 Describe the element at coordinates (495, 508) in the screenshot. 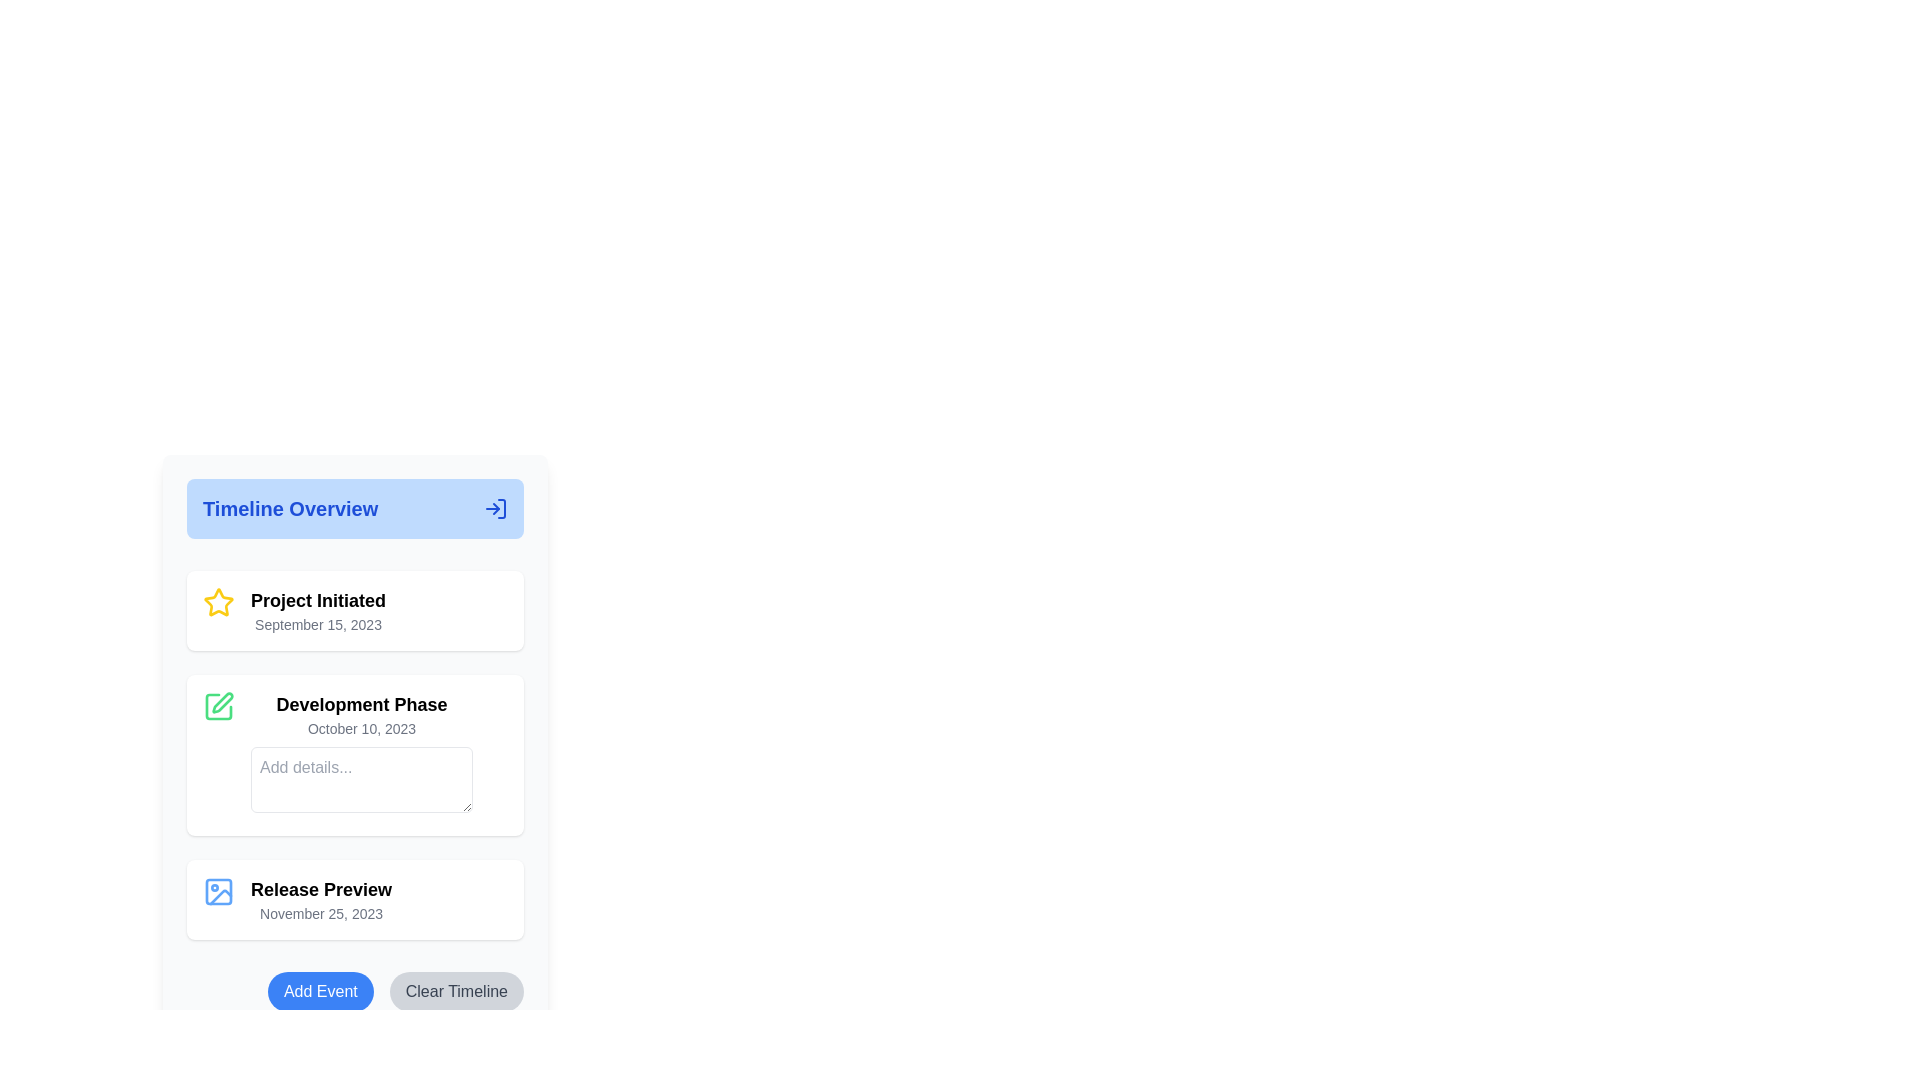

I see `the graphical icon located at the top-right corner of the blue header section labeled 'Timeline Overview' to initiate the navigation or log in action` at that location.